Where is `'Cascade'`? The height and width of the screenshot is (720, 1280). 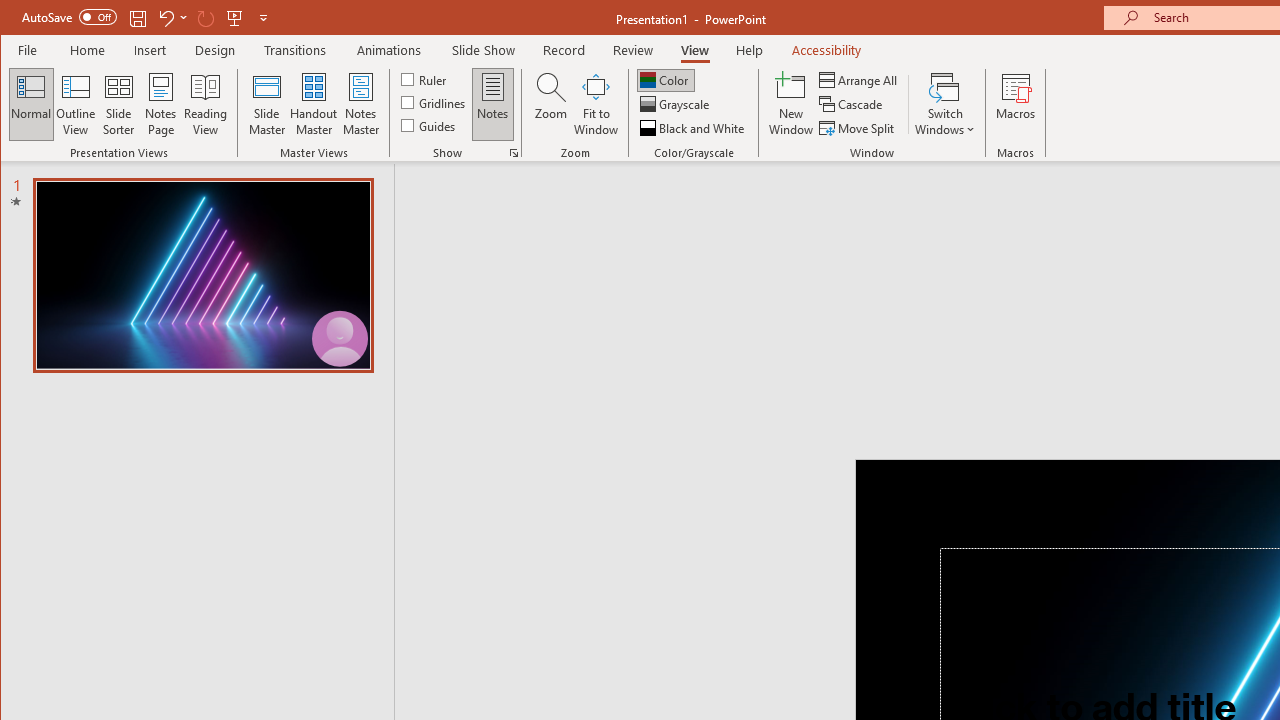
'Cascade' is located at coordinates (853, 104).